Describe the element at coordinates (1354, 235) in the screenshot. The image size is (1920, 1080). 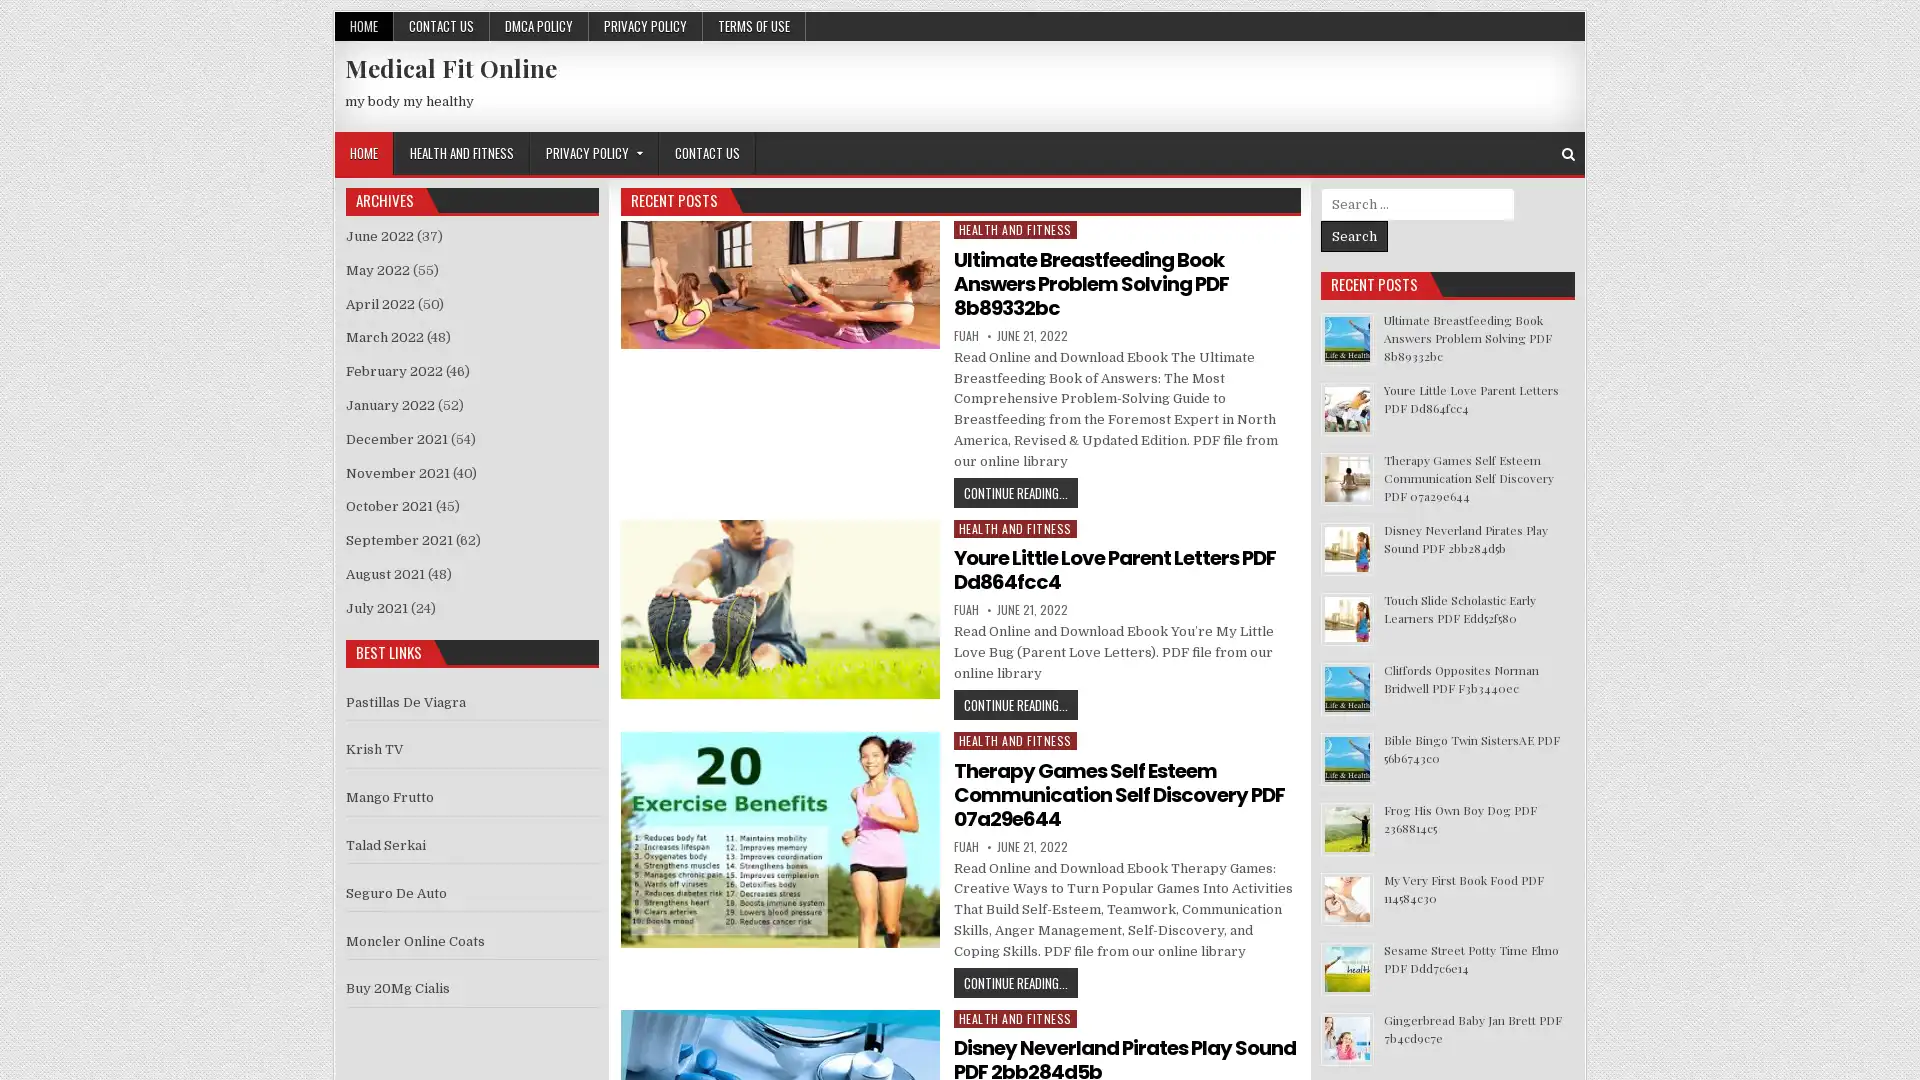
I see `Search` at that location.